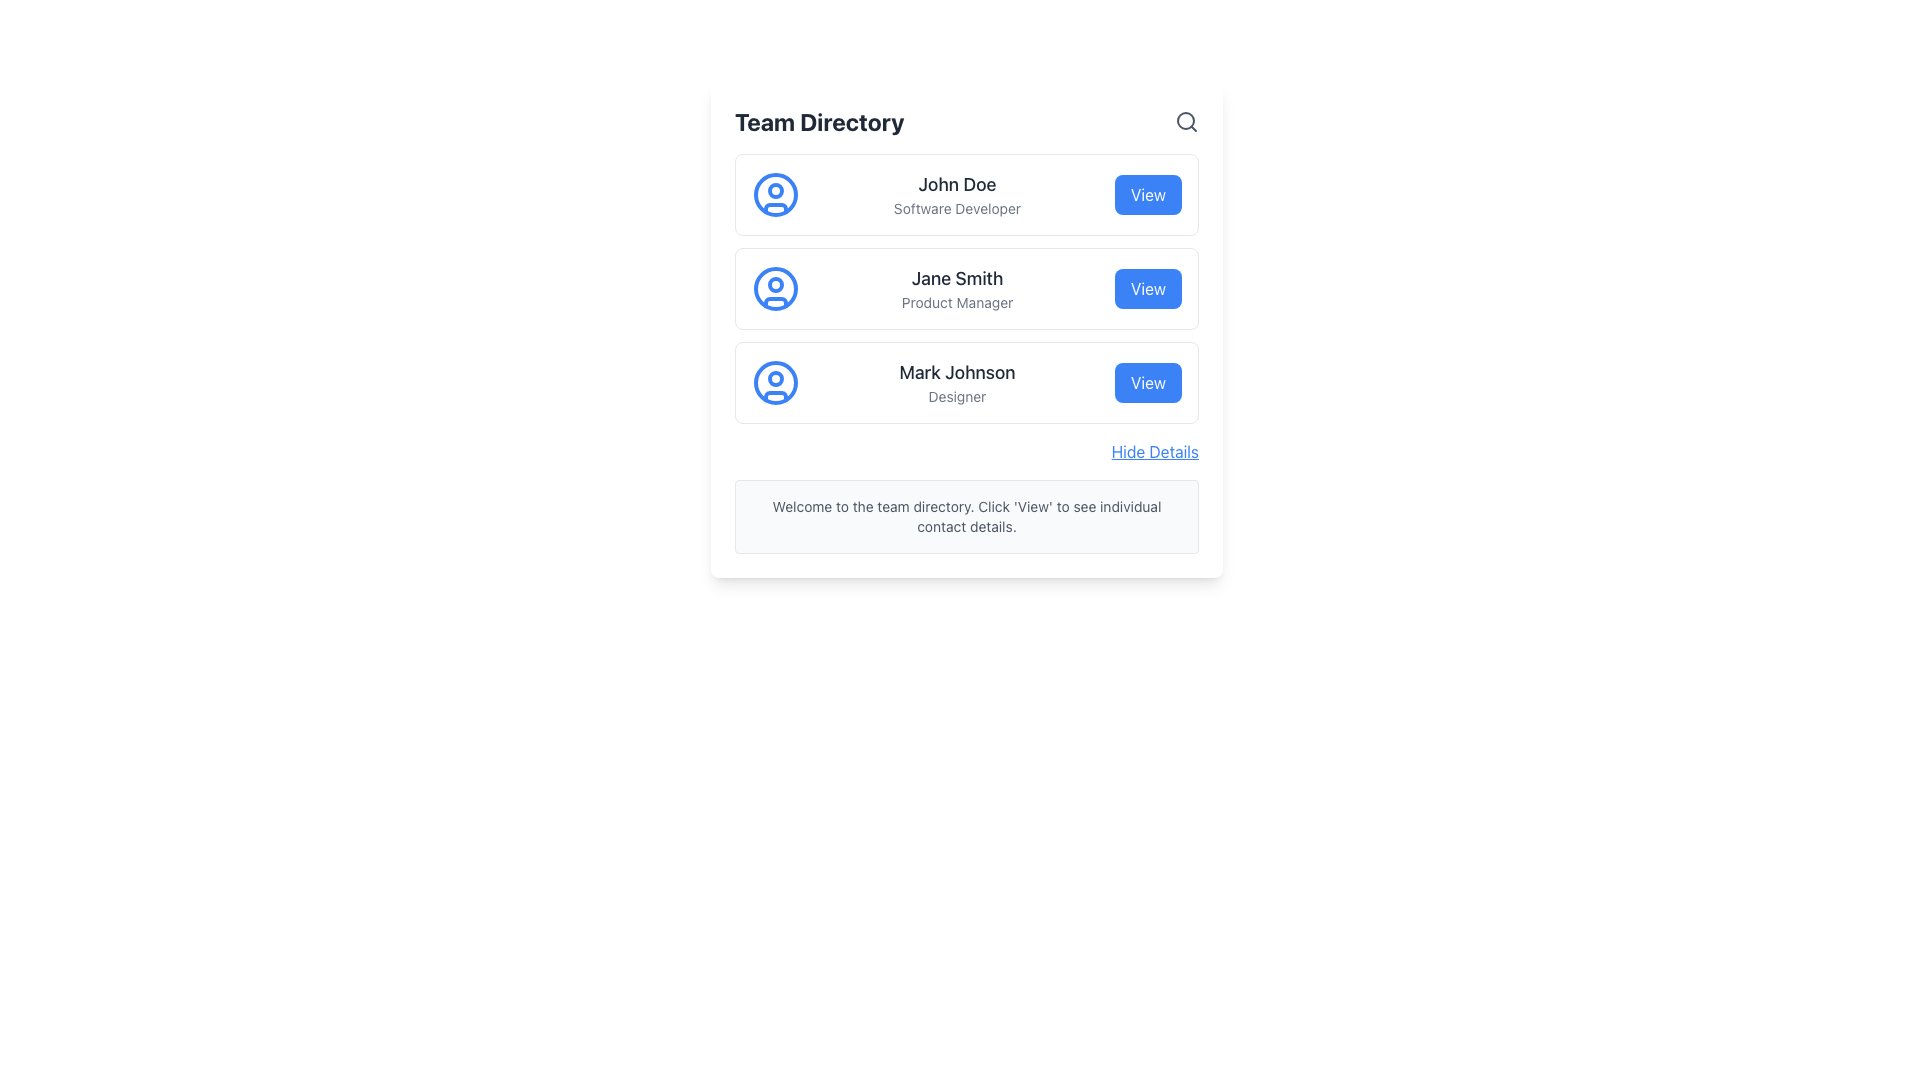  Describe the element at coordinates (775, 289) in the screenshot. I see `the blue outlined circle element of the user avatar icon for Jane Smith, which is centrally positioned within the profile graphic` at that location.